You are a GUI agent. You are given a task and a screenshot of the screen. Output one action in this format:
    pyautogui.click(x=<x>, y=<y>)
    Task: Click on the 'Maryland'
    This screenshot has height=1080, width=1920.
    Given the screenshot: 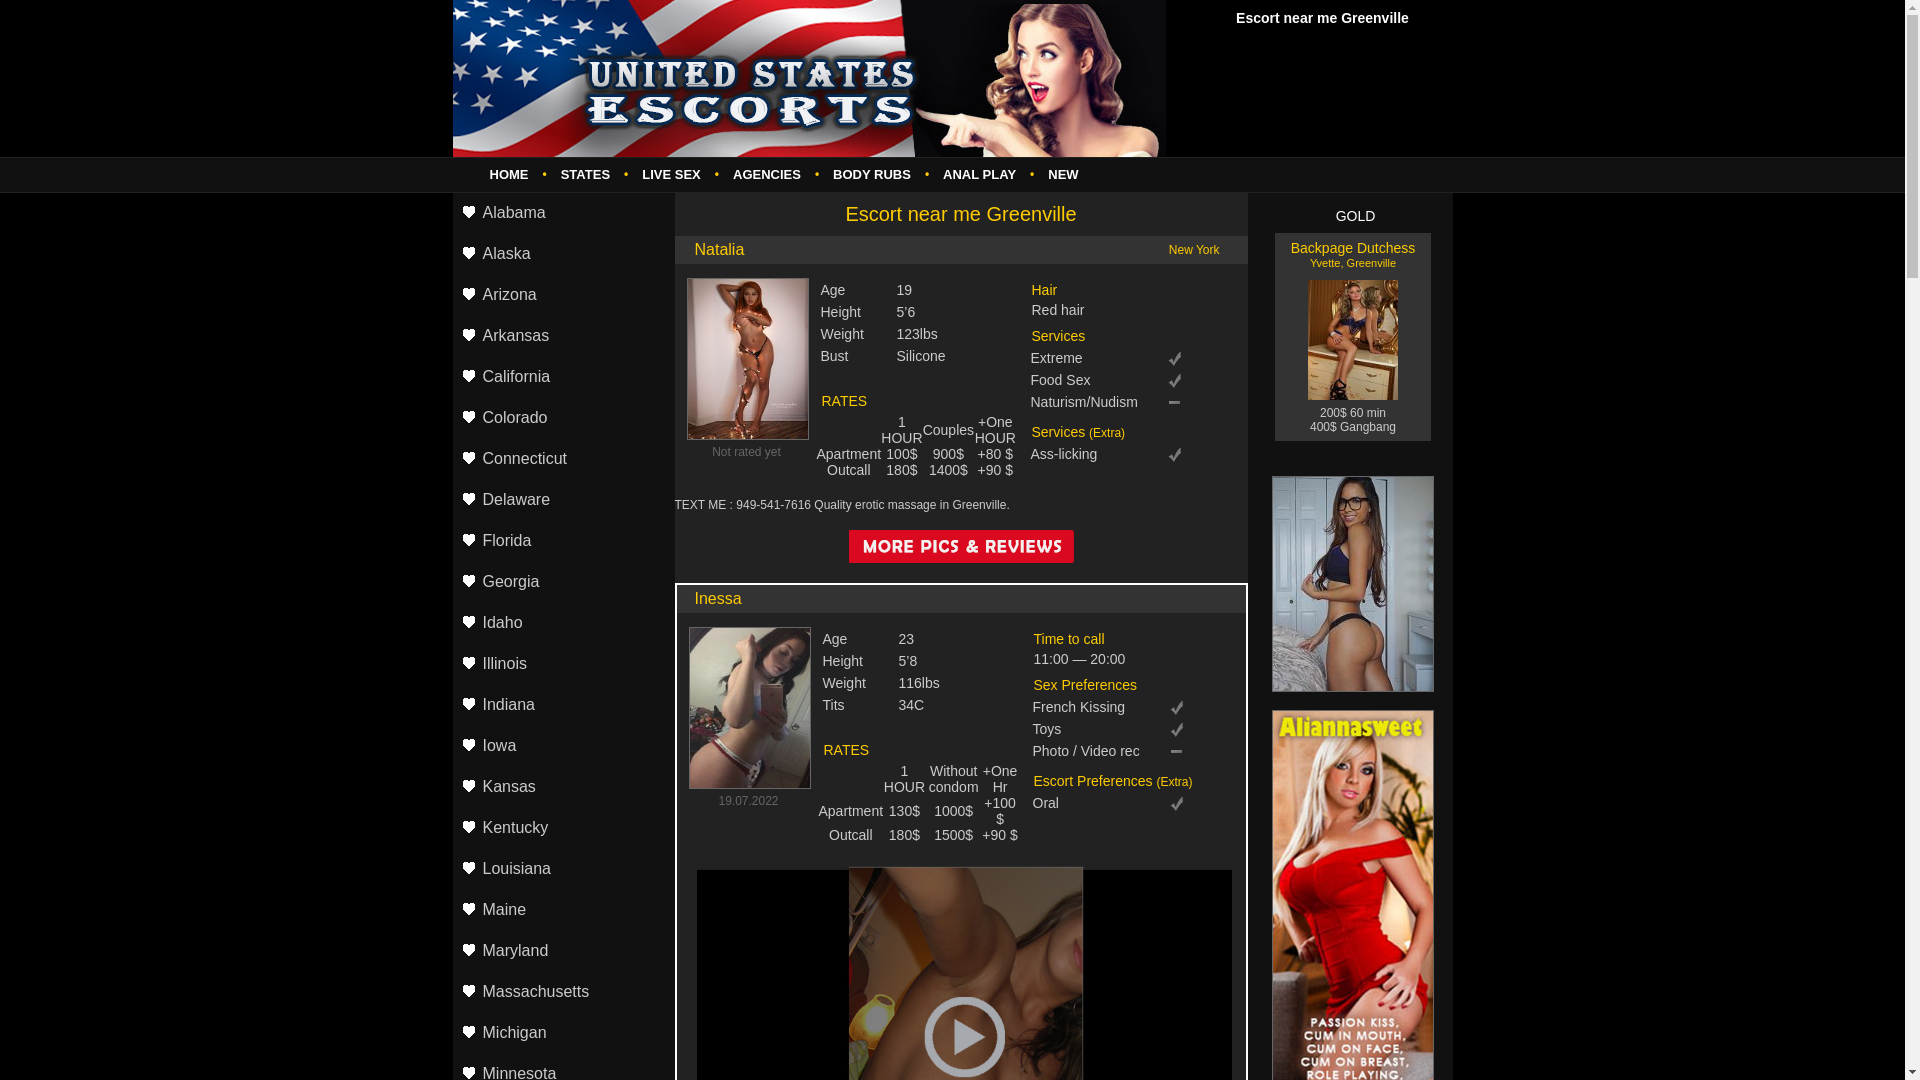 What is the action you would take?
    pyautogui.click(x=560, y=950)
    